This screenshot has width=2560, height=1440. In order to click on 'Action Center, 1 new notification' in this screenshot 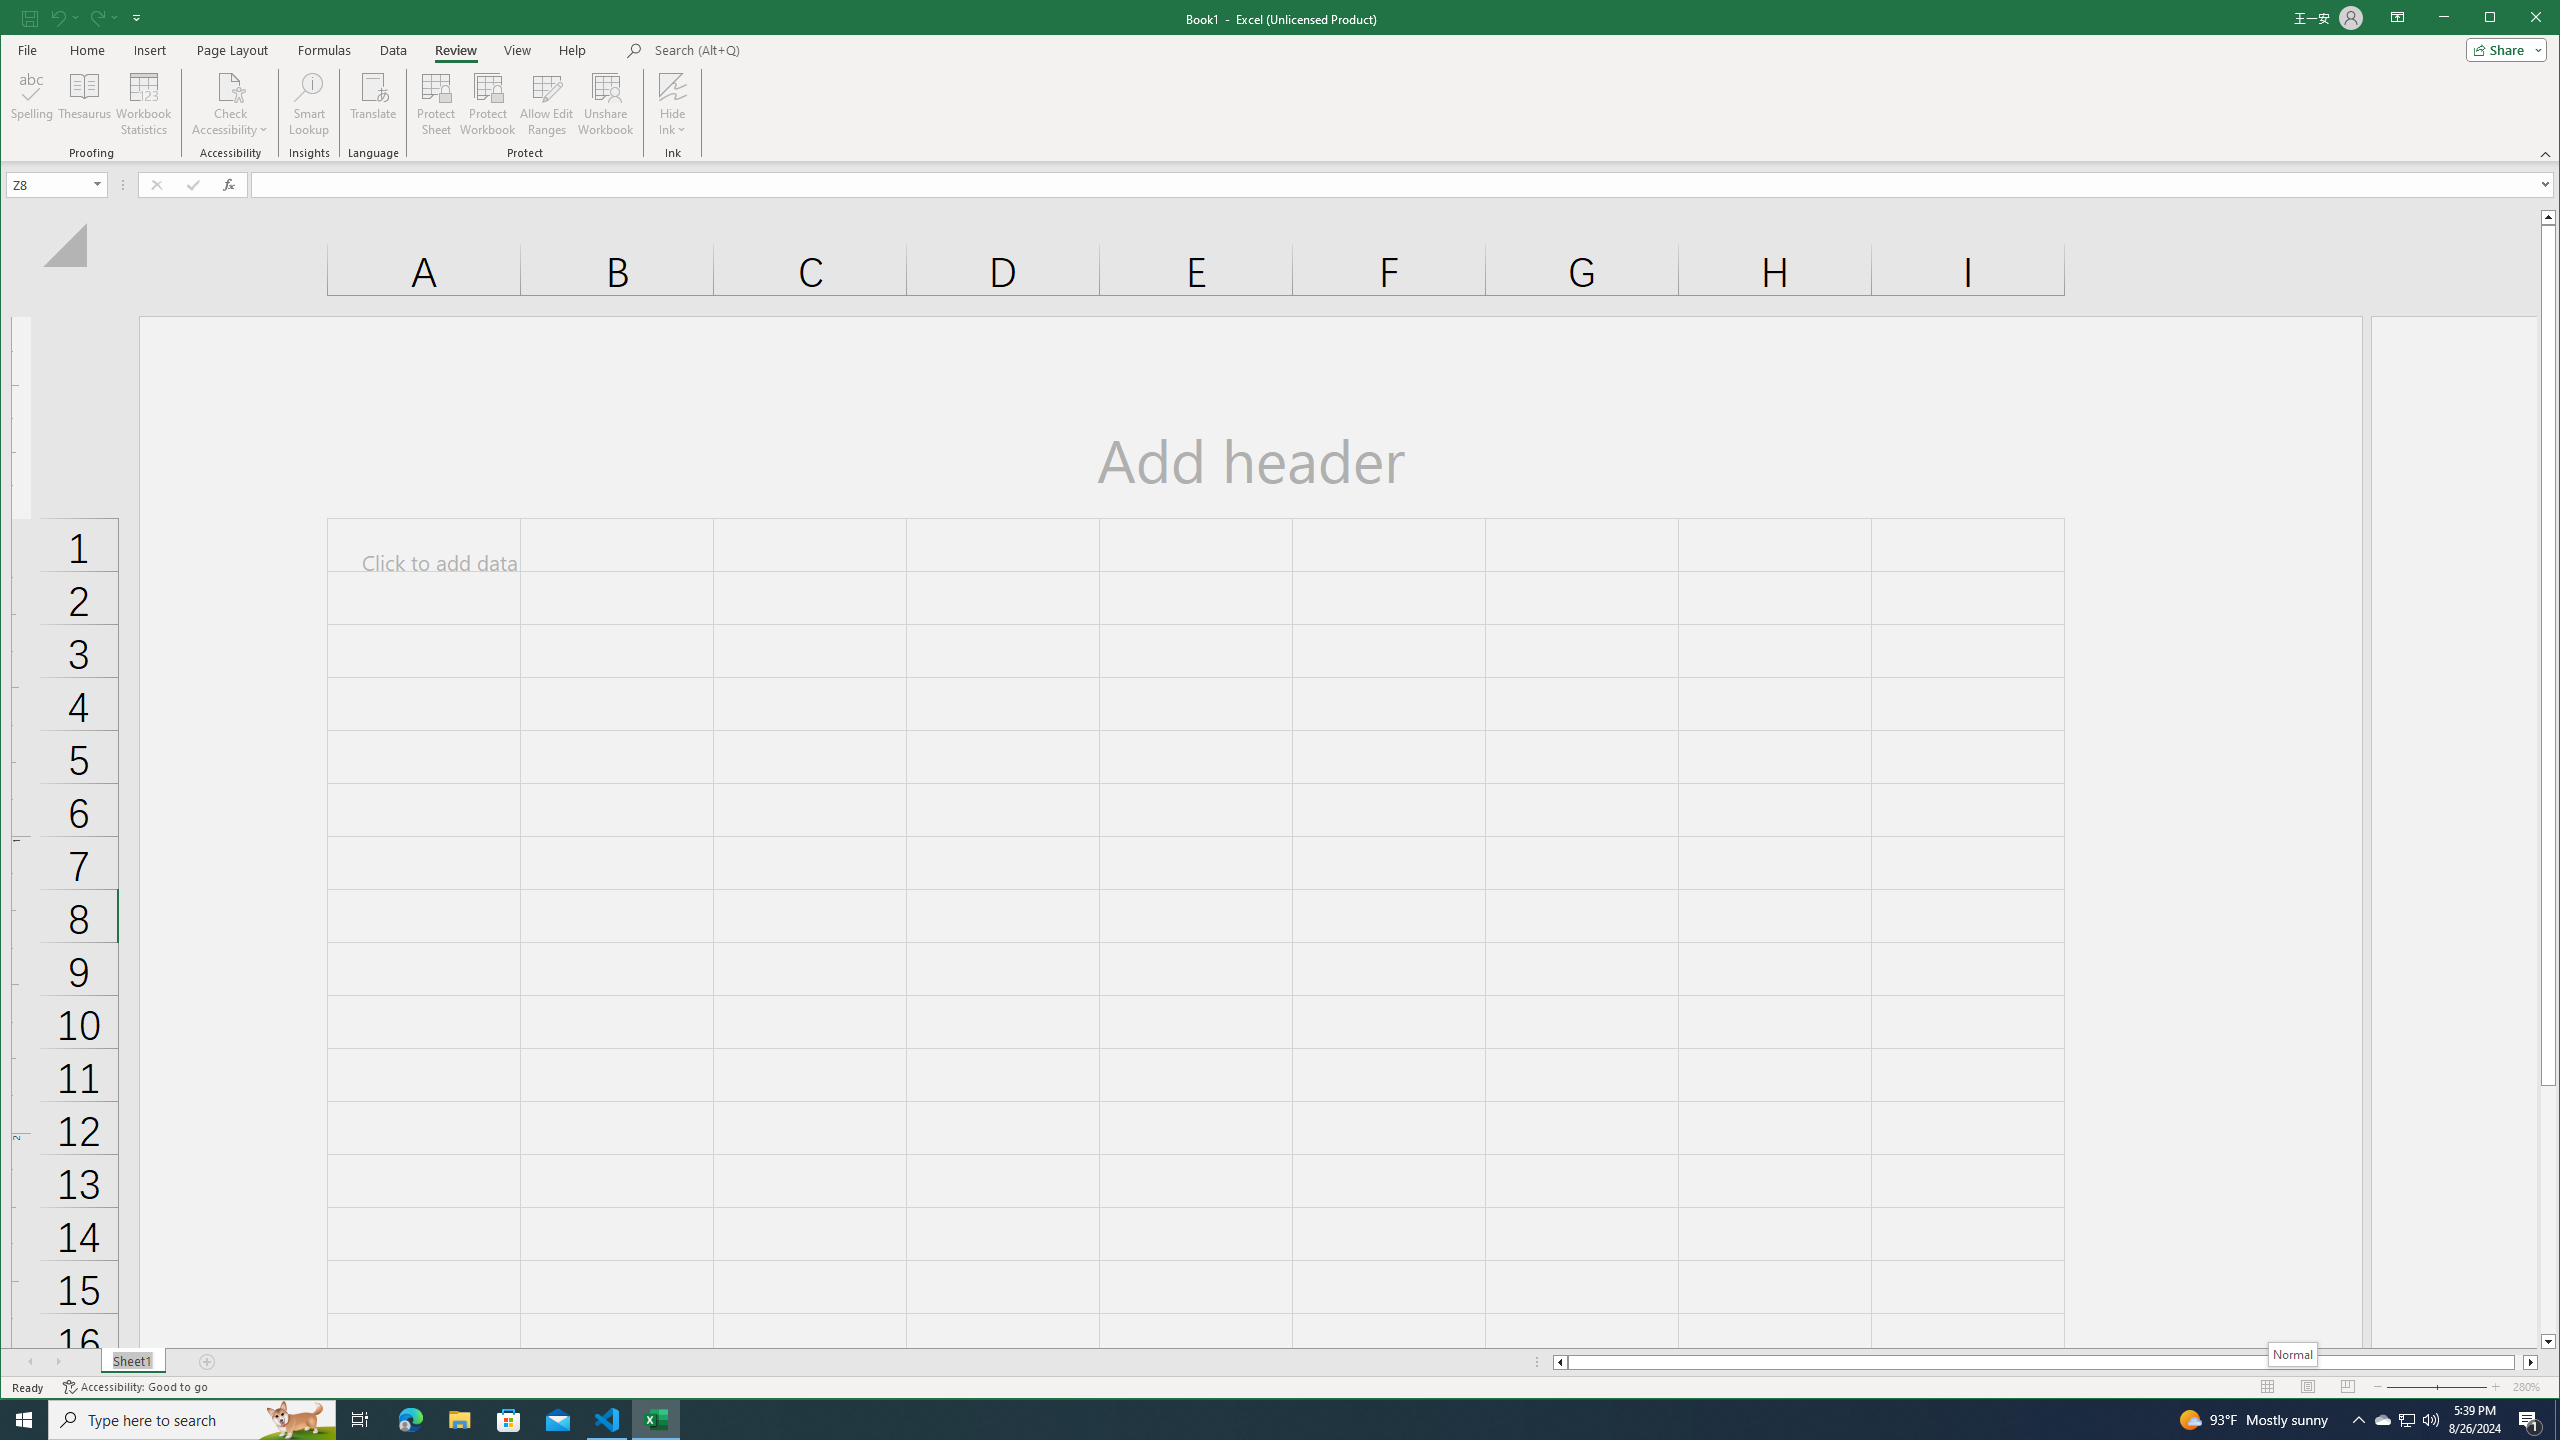, I will do `click(2530, 1418)`.